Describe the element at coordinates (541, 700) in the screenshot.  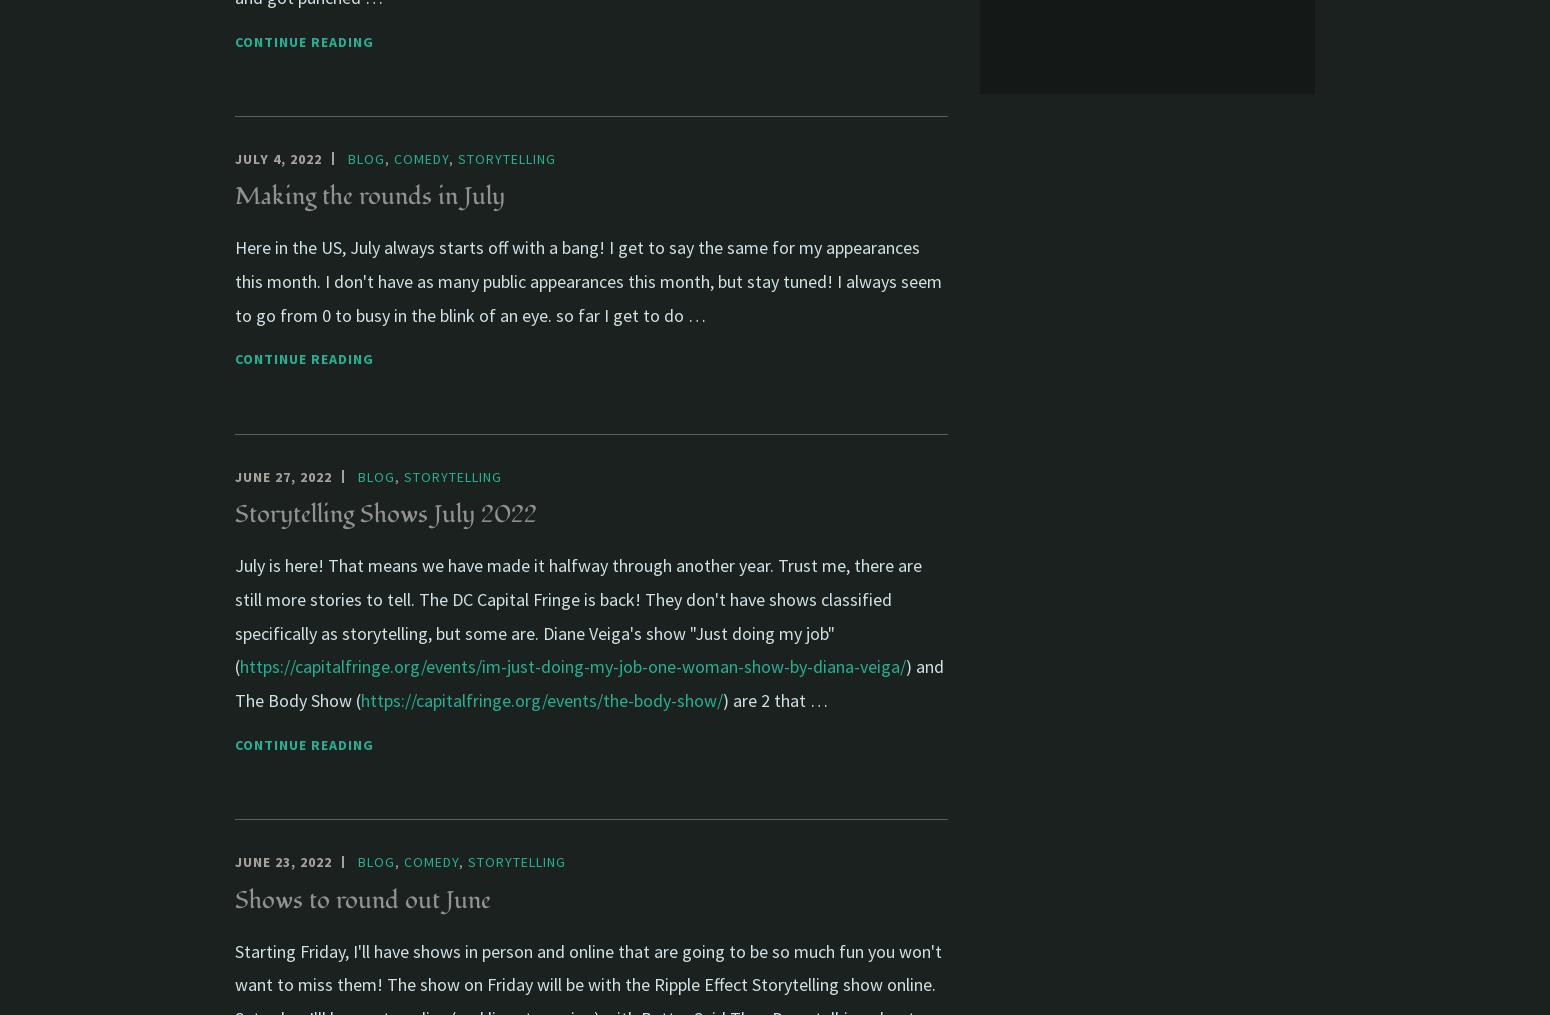
I see `'https://capitalfringe.org/events/the-body-show/'` at that location.